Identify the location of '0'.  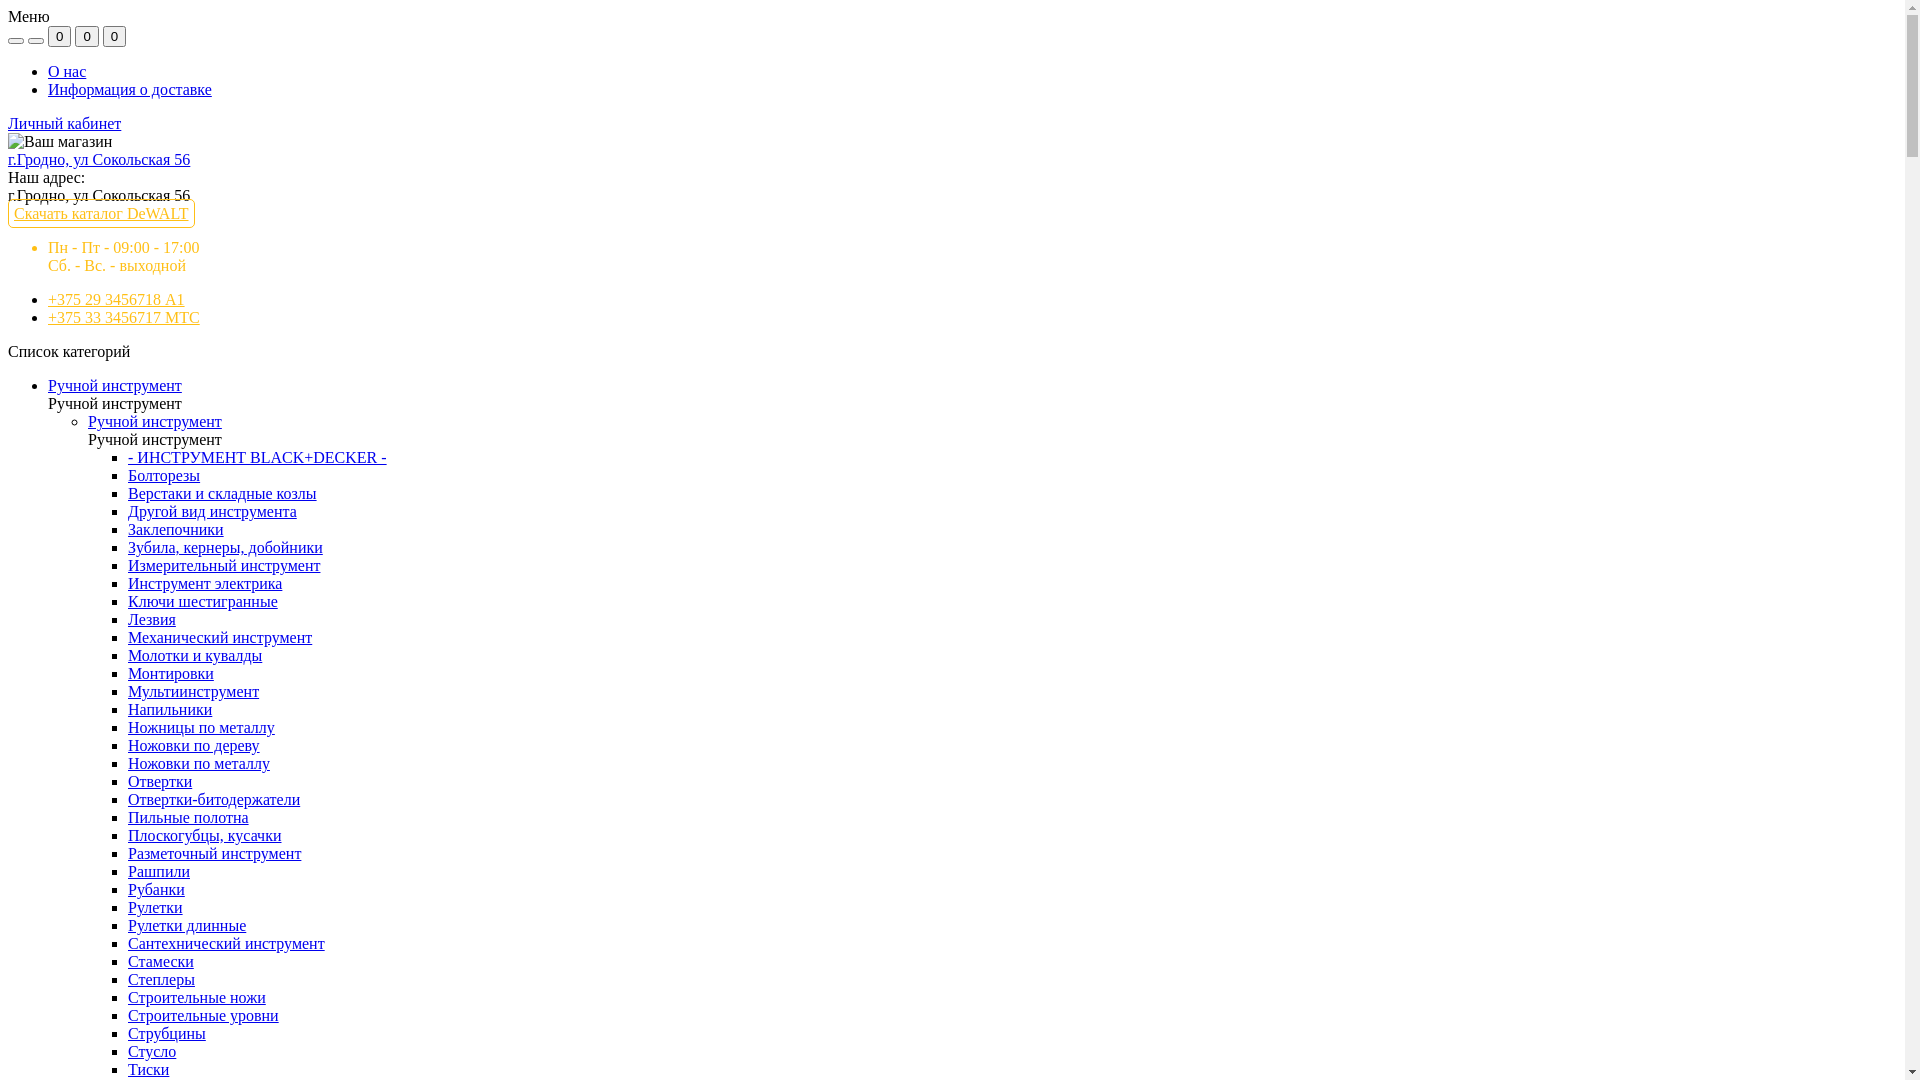
(48, 36).